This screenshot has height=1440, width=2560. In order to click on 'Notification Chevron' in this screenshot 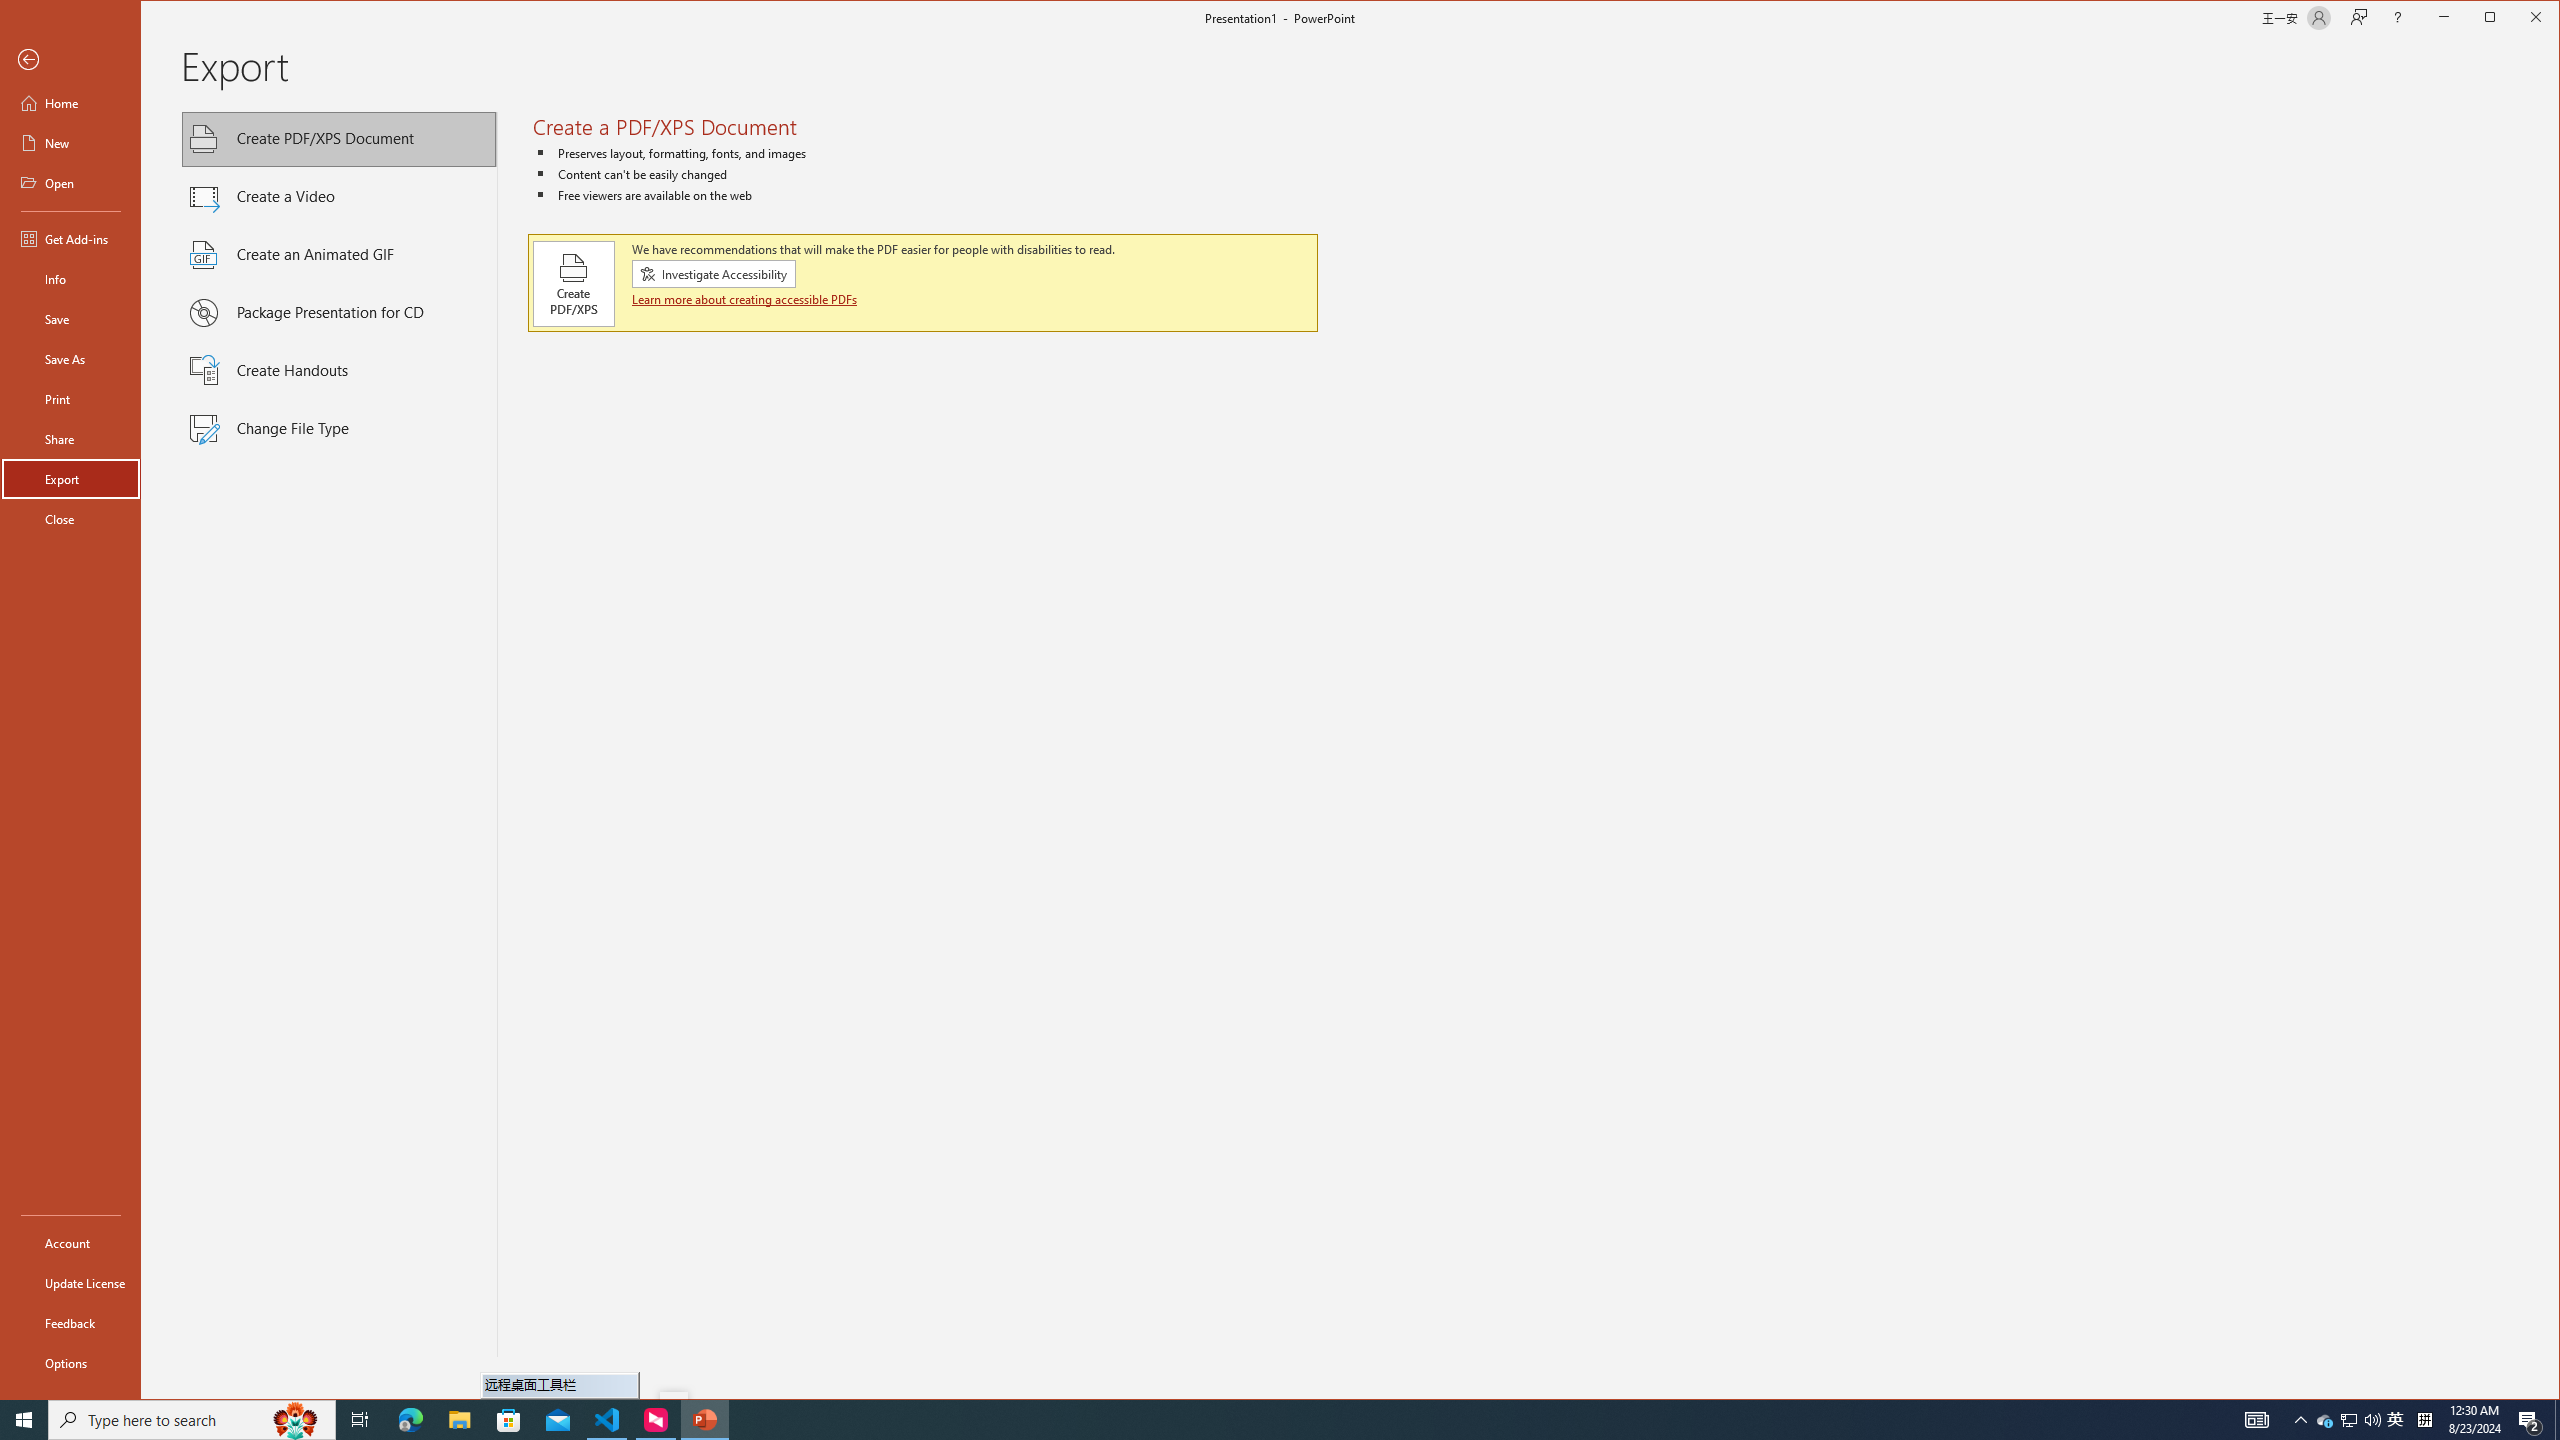, I will do `click(2300, 1418)`.